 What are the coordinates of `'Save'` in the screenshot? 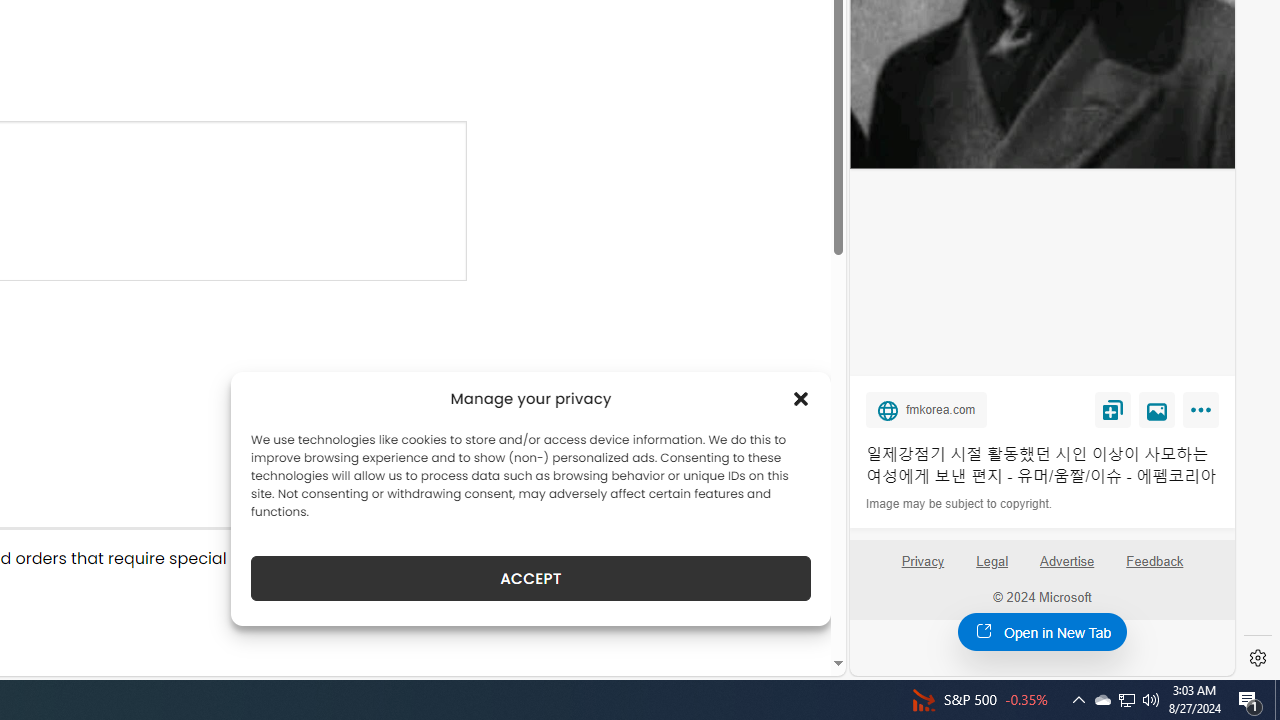 It's located at (1111, 408).